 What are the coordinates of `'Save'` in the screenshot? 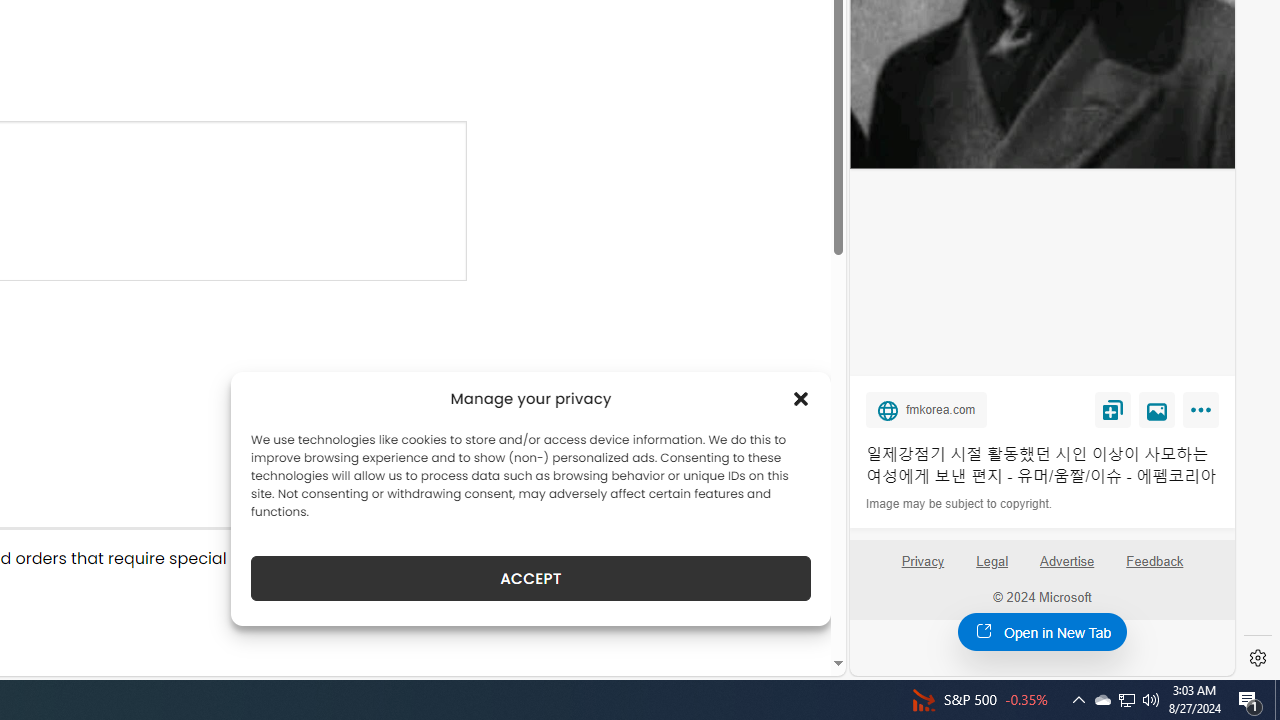 It's located at (1111, 408).